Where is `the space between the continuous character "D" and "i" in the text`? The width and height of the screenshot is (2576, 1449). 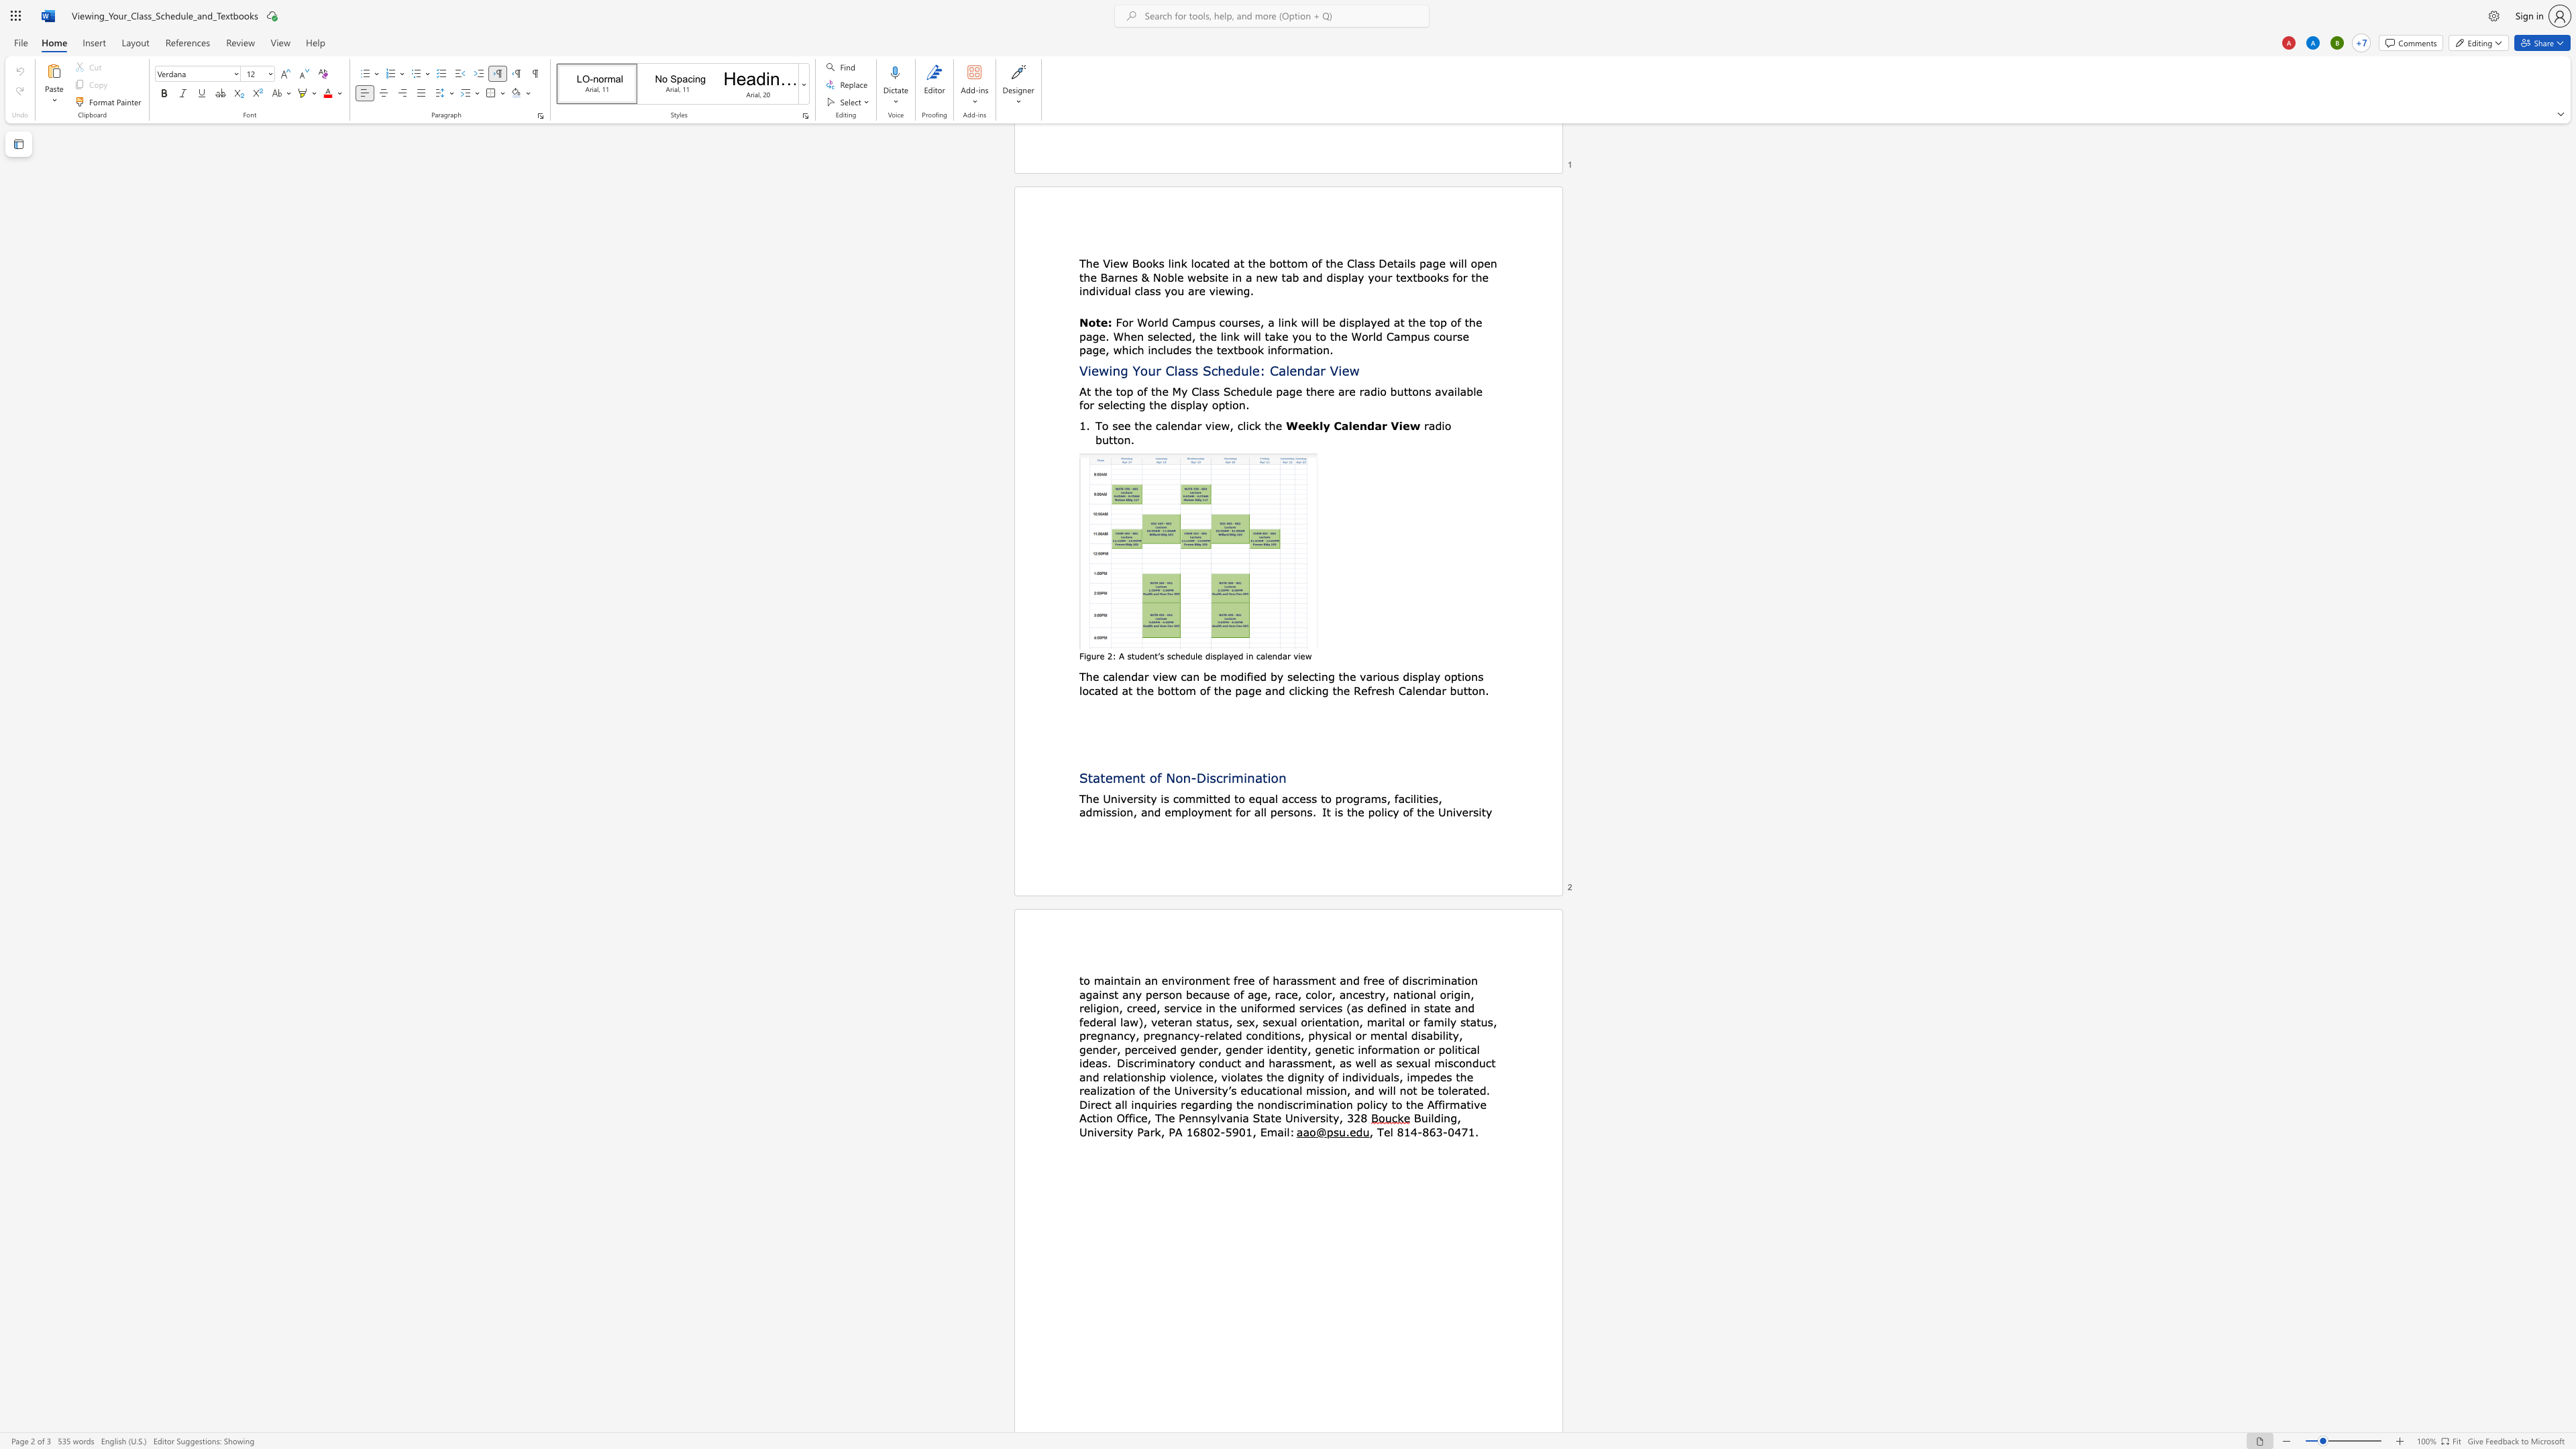
the space between the continuous character "D" and "i" in the text is located at coordinates (1204, 776).